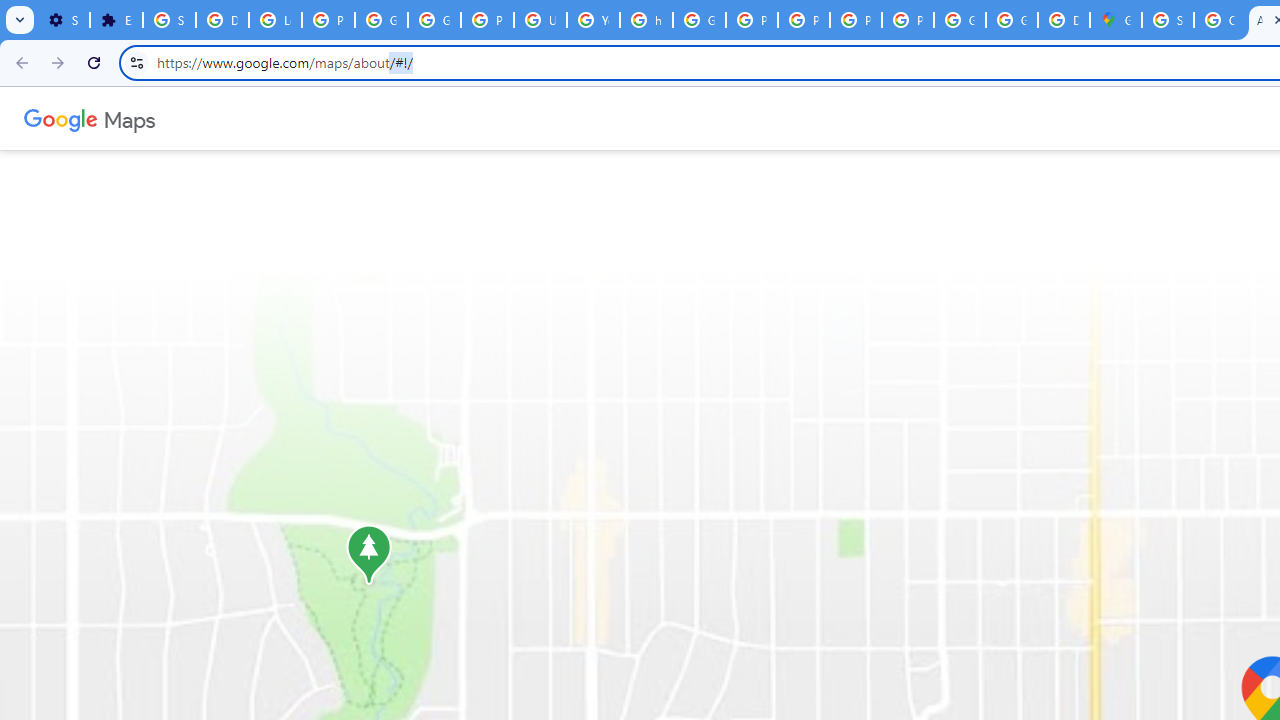 The image size is (1280, 720). What do you see at coordinates (751, 20) in the screenshot?
I see `'Privacy Help Center - Policies Help'` at bounding box center [751, 20].